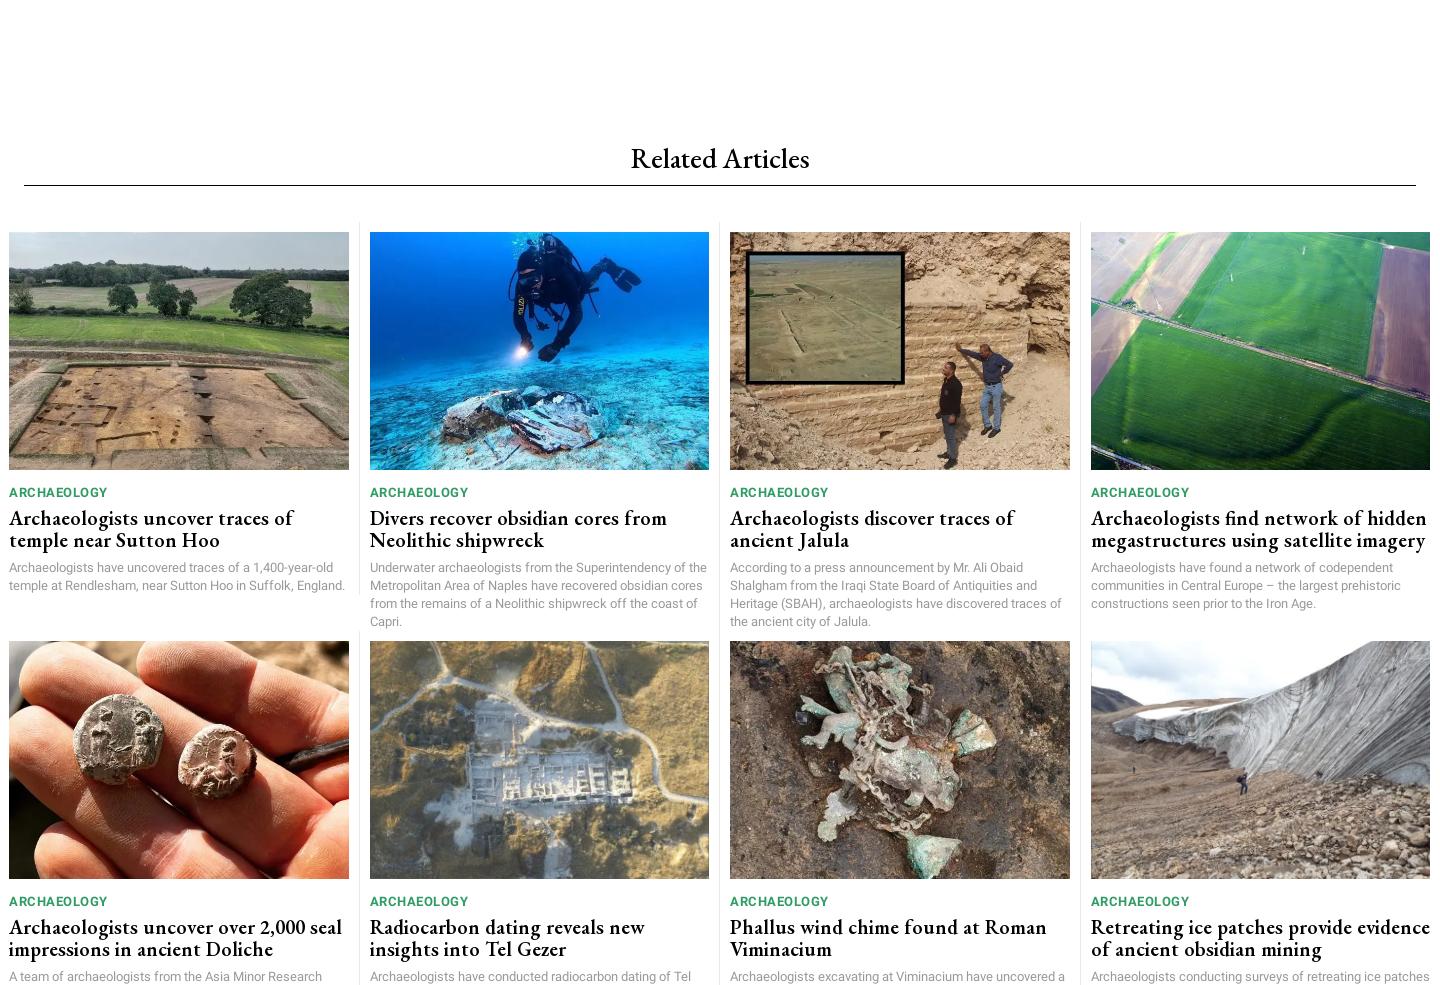  Describe the element at coordinates (150, 527) in the screenshot. I see `'Archaeologists uncover traces of temple near Sutton Hoo'` at that location.